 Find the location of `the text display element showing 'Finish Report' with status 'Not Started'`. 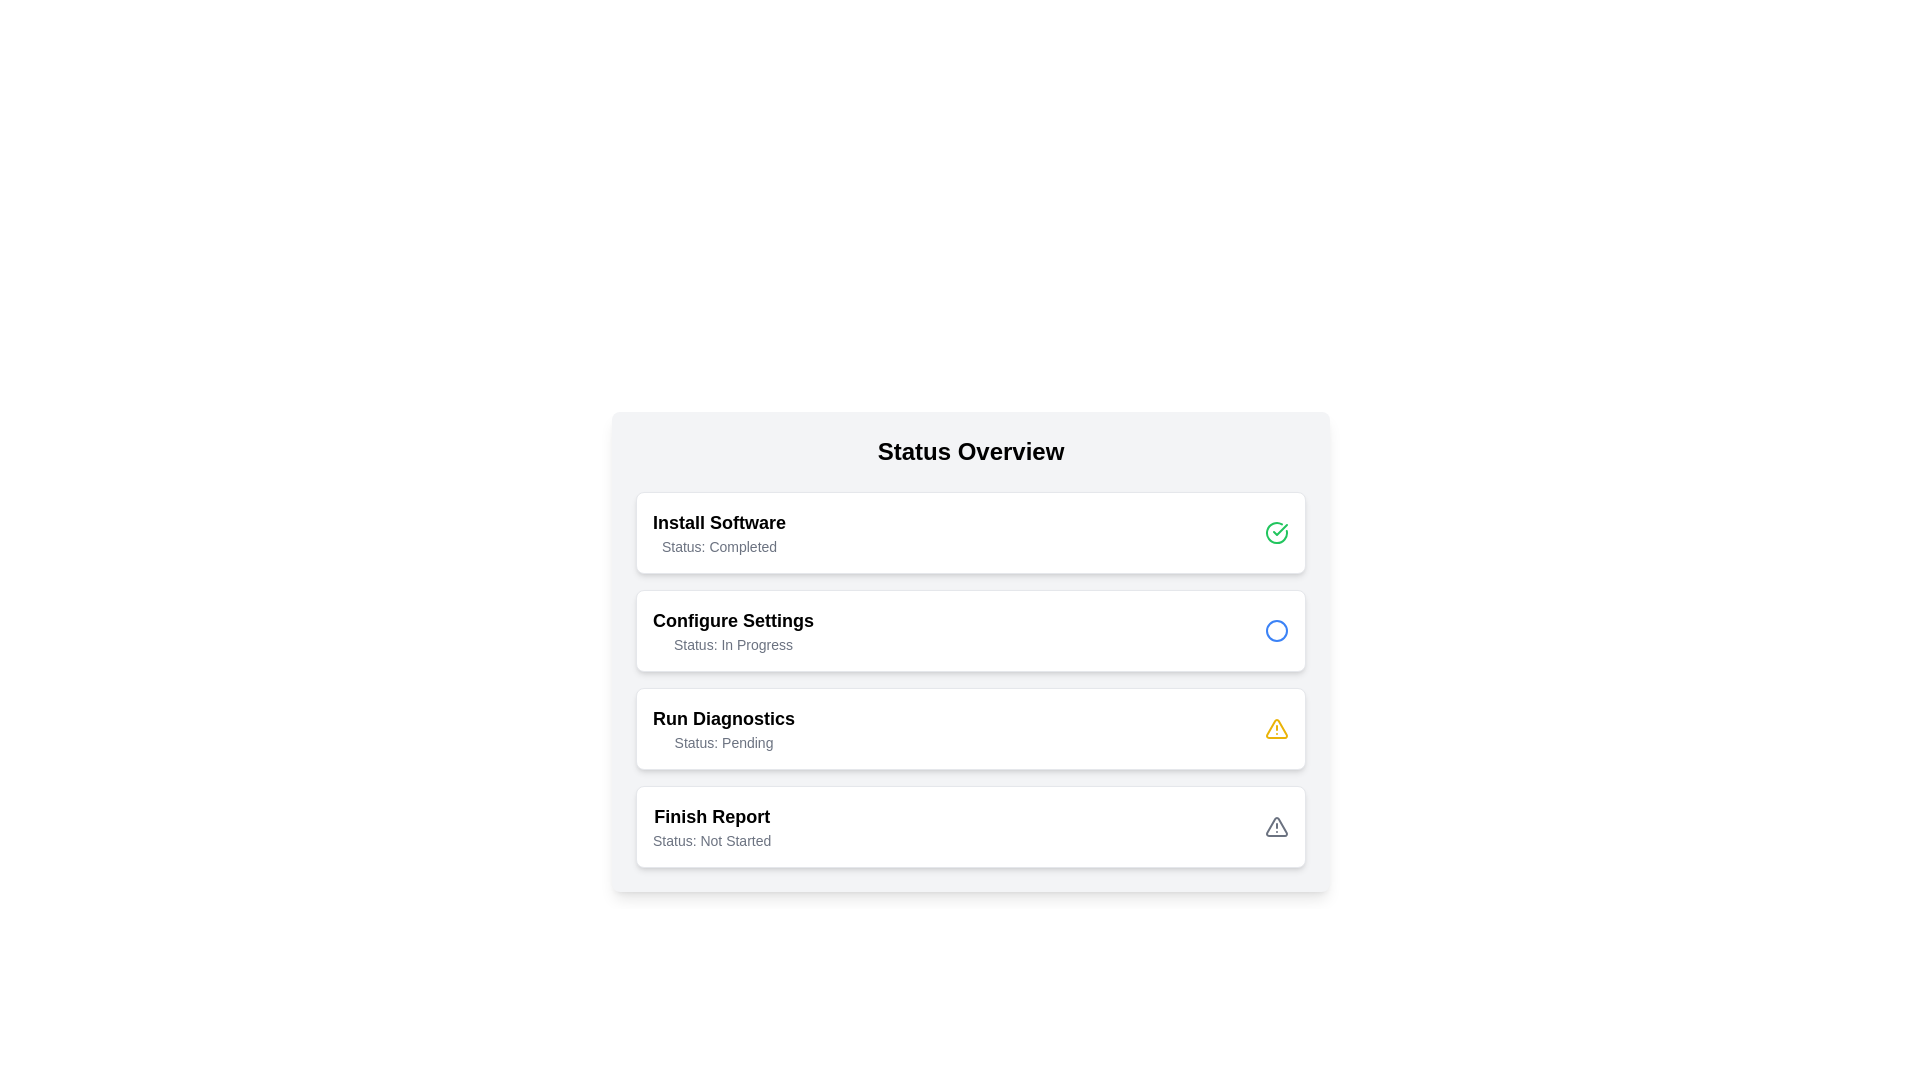

the text display element showing 'Finish Report' with status 'Not Started' is located at coordinates (711, 826).